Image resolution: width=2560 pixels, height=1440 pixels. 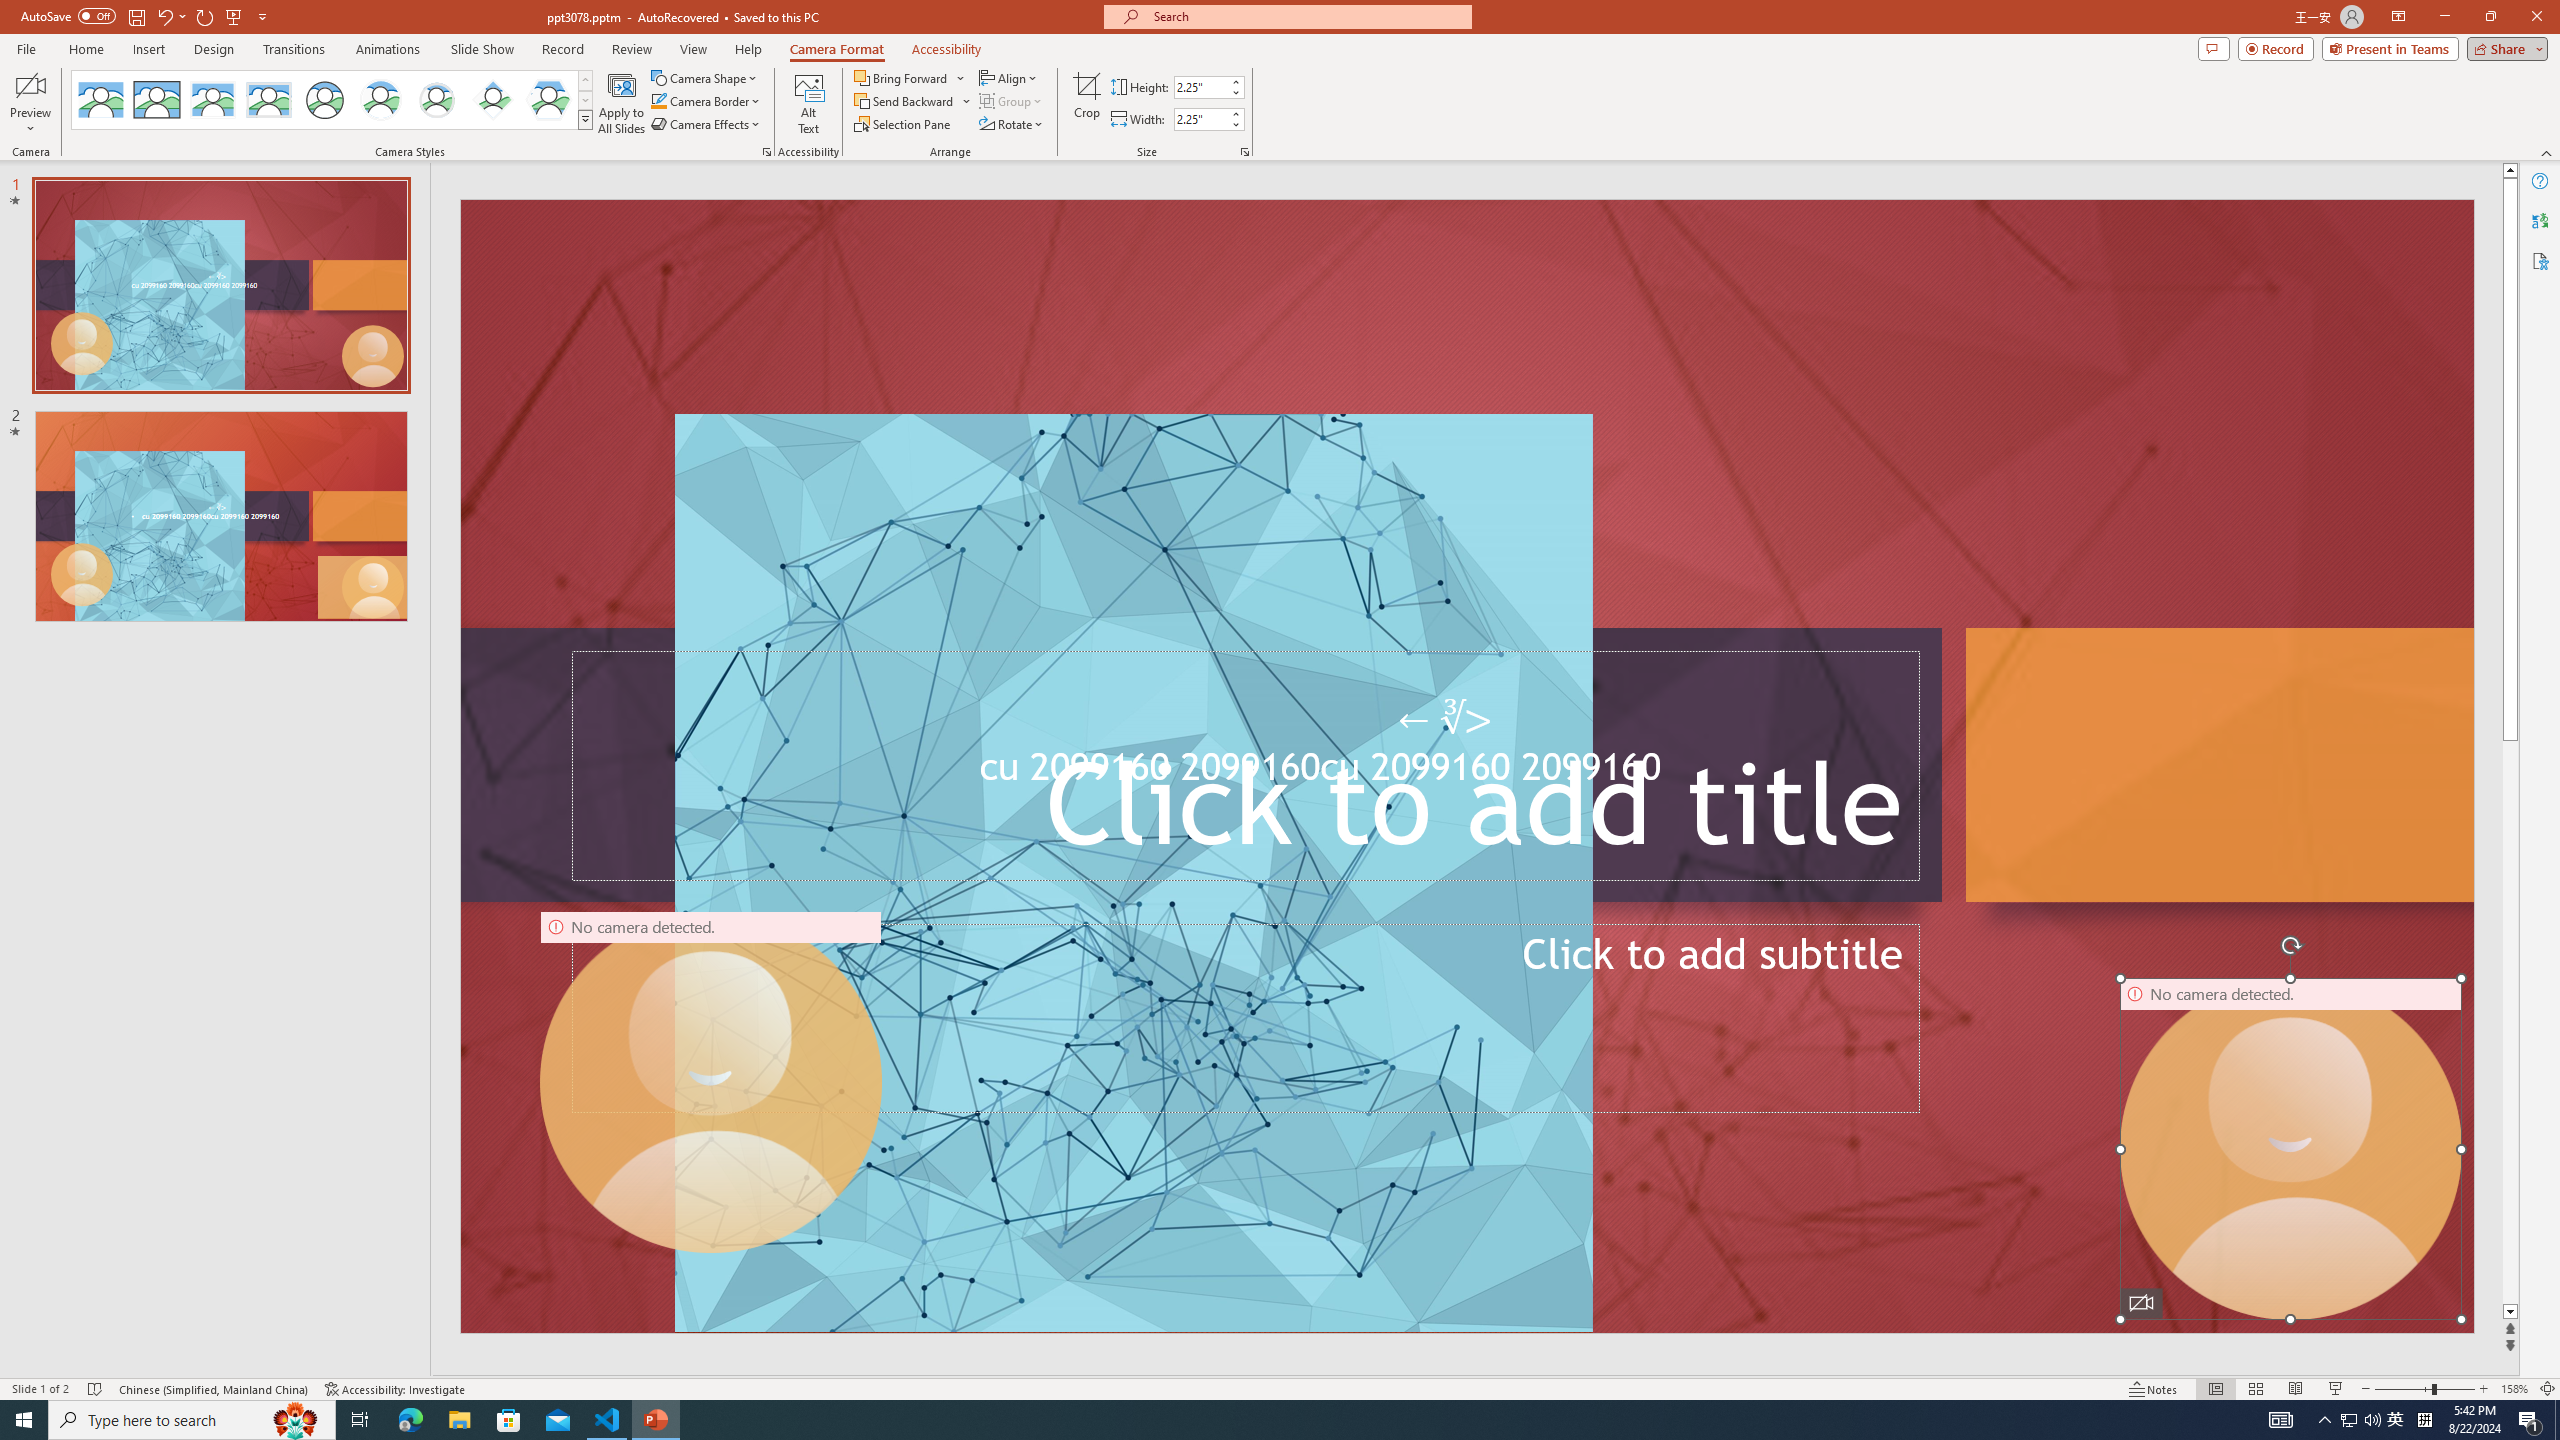 What do you see at coordinates (1466, 765) in the screenshot?
I see `'An abstract genetic concept'` at bounding box center [1466, 765].